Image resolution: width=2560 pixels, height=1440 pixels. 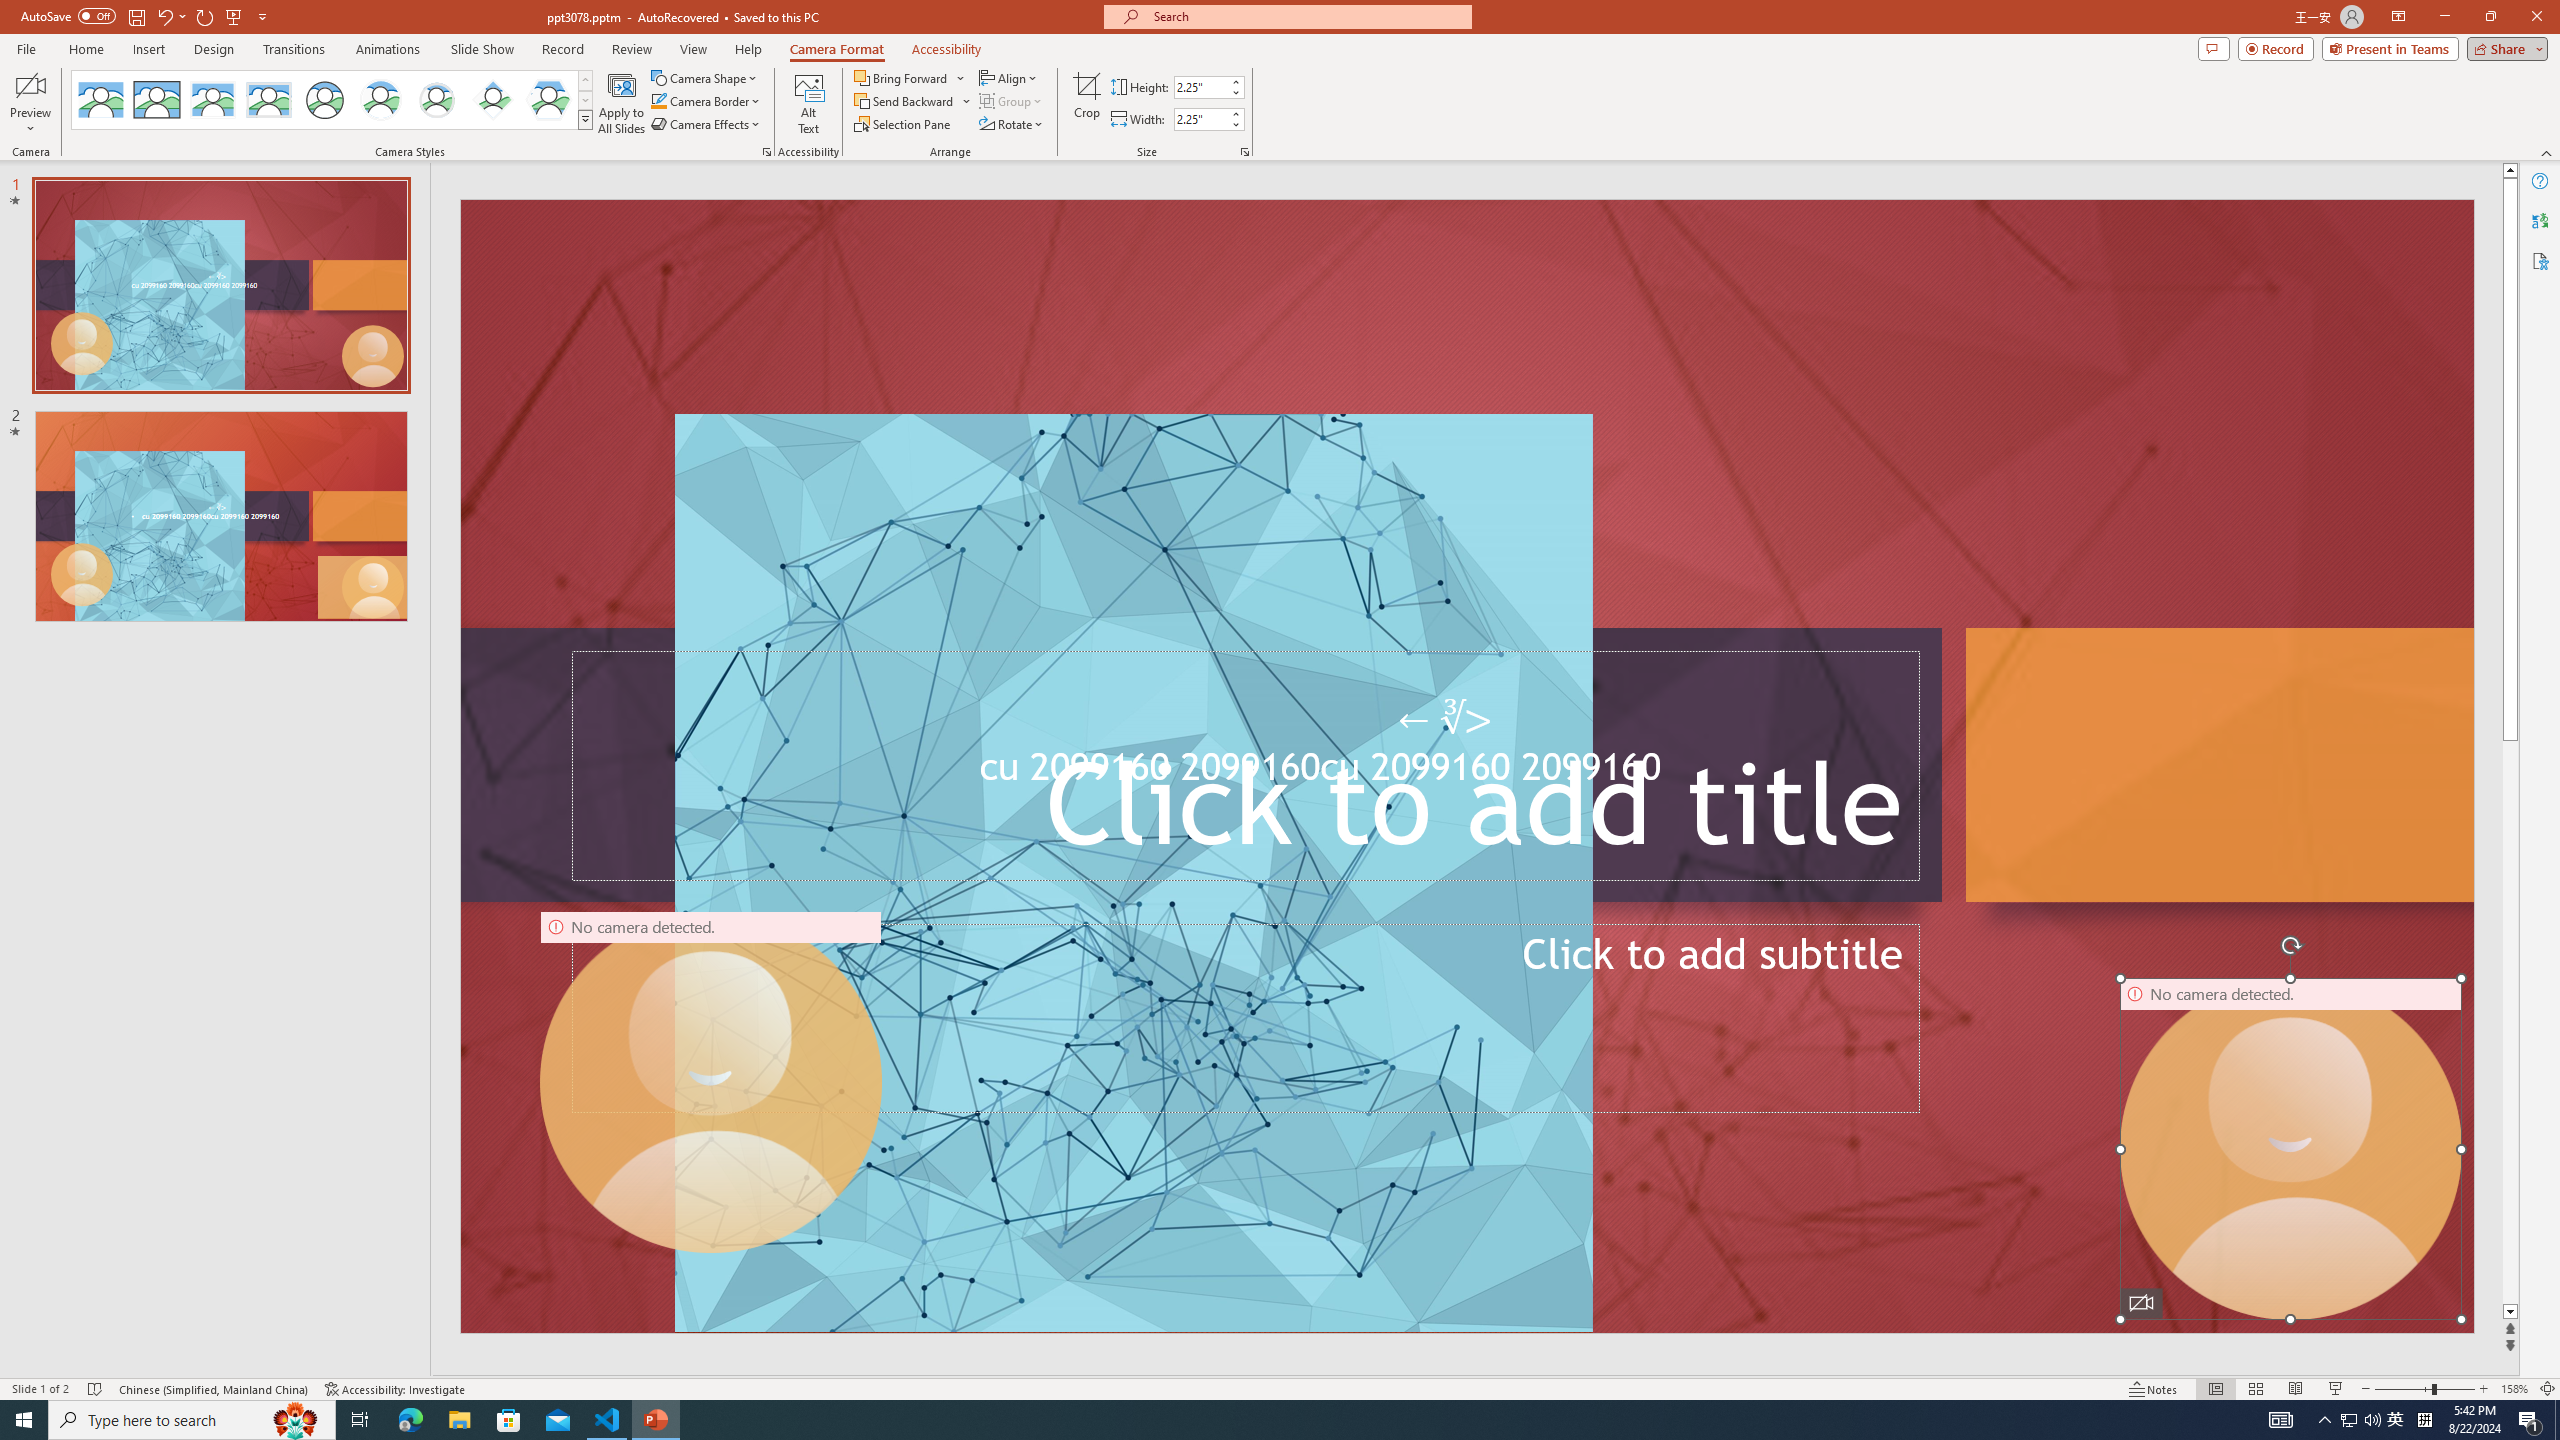 What do you see at coordinates (1466, 765) in the screenshot?
I see `'An abstract genetic concept'` at bounding box center [1466, 765].